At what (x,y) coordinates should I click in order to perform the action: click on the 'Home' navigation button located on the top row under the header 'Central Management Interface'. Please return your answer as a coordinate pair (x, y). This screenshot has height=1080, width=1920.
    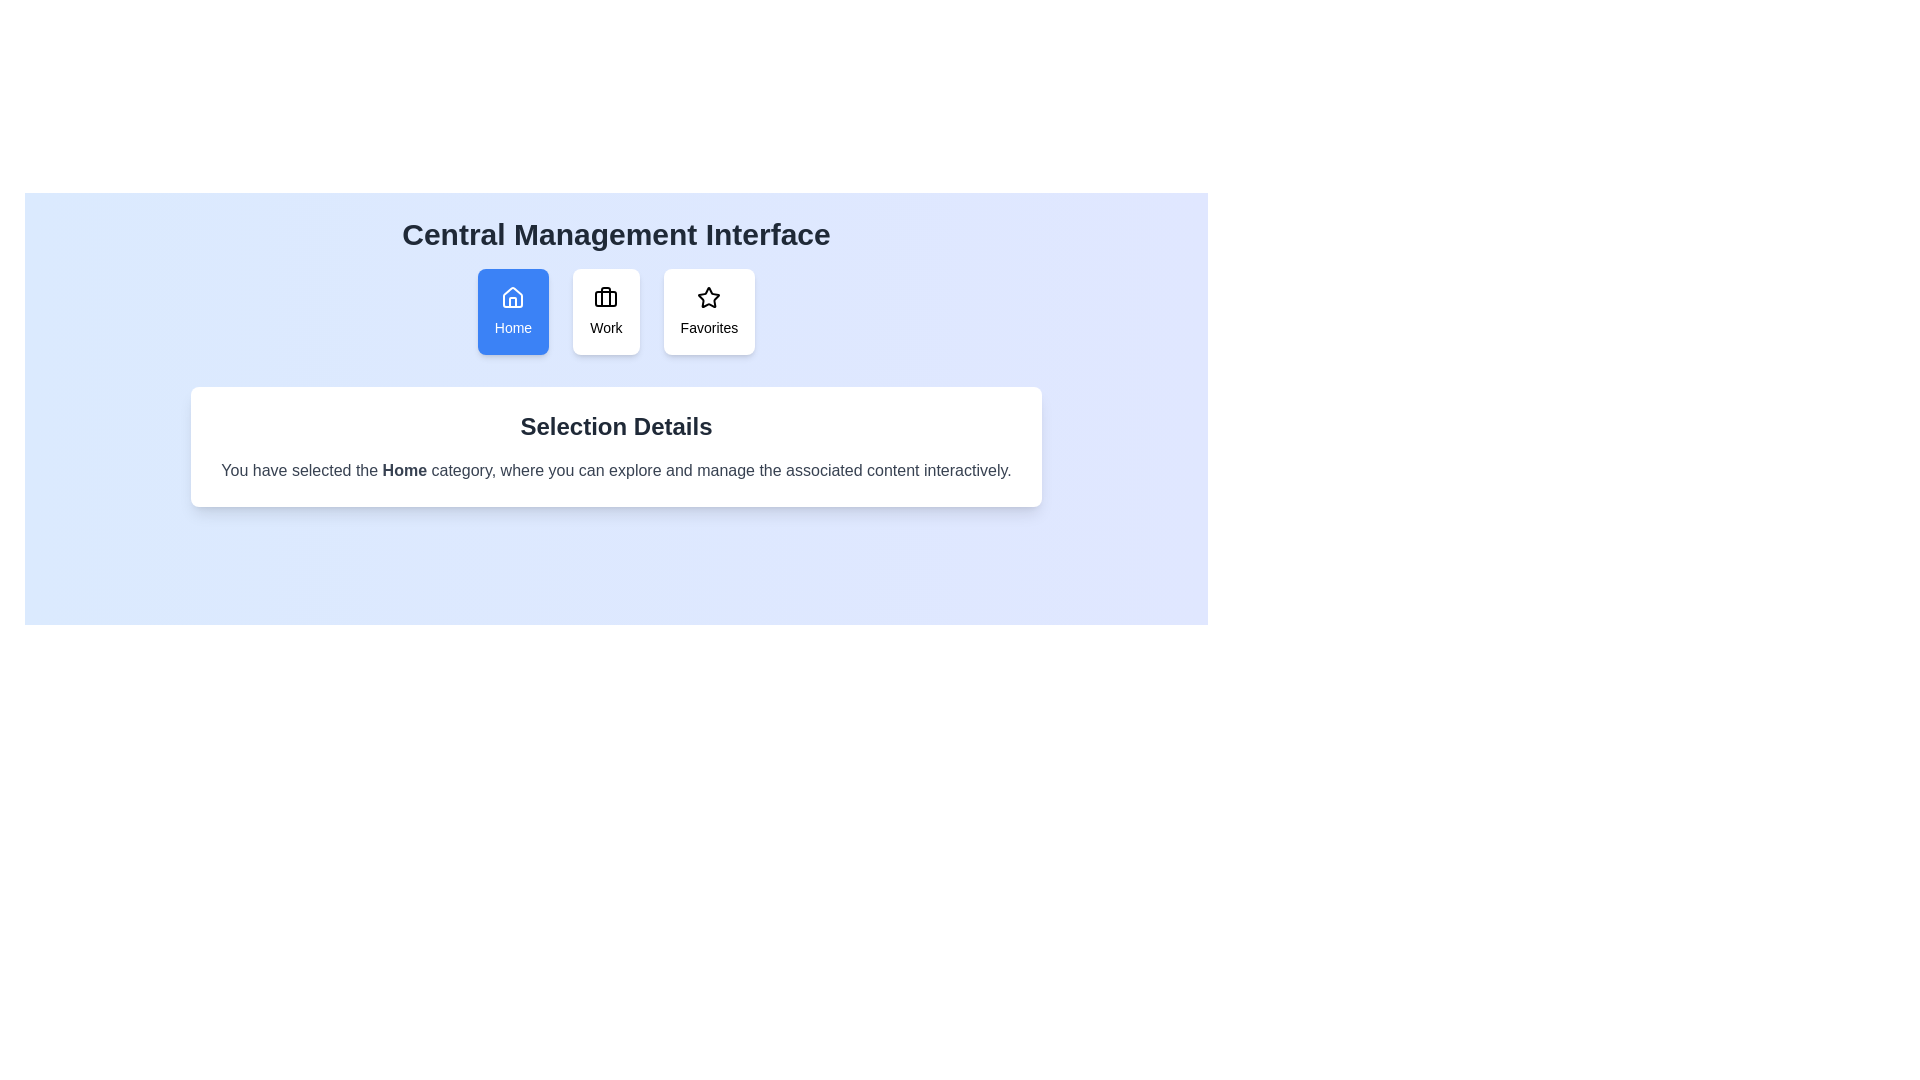
    Looking at the image, I should click on (513, 312).